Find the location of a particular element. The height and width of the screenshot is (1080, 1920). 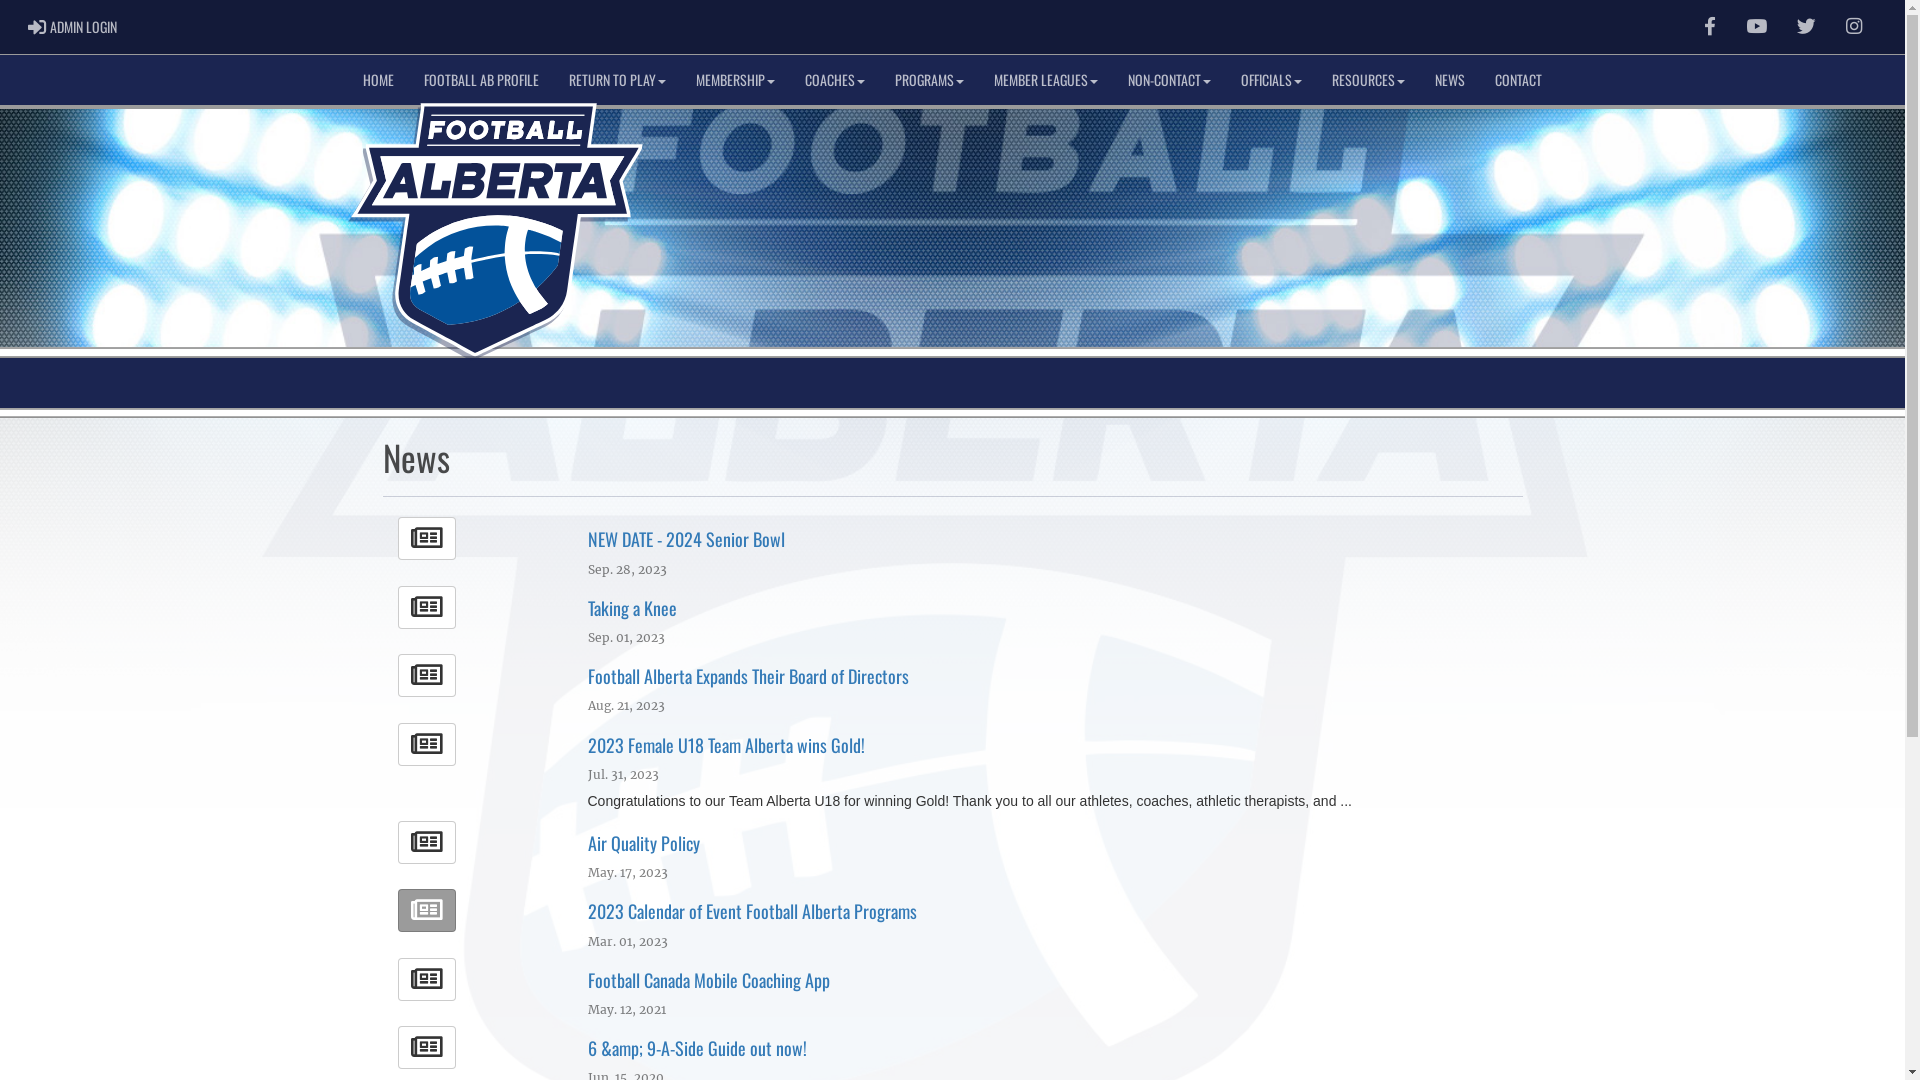

'Youtube' is located at coordinates (1731, 27).